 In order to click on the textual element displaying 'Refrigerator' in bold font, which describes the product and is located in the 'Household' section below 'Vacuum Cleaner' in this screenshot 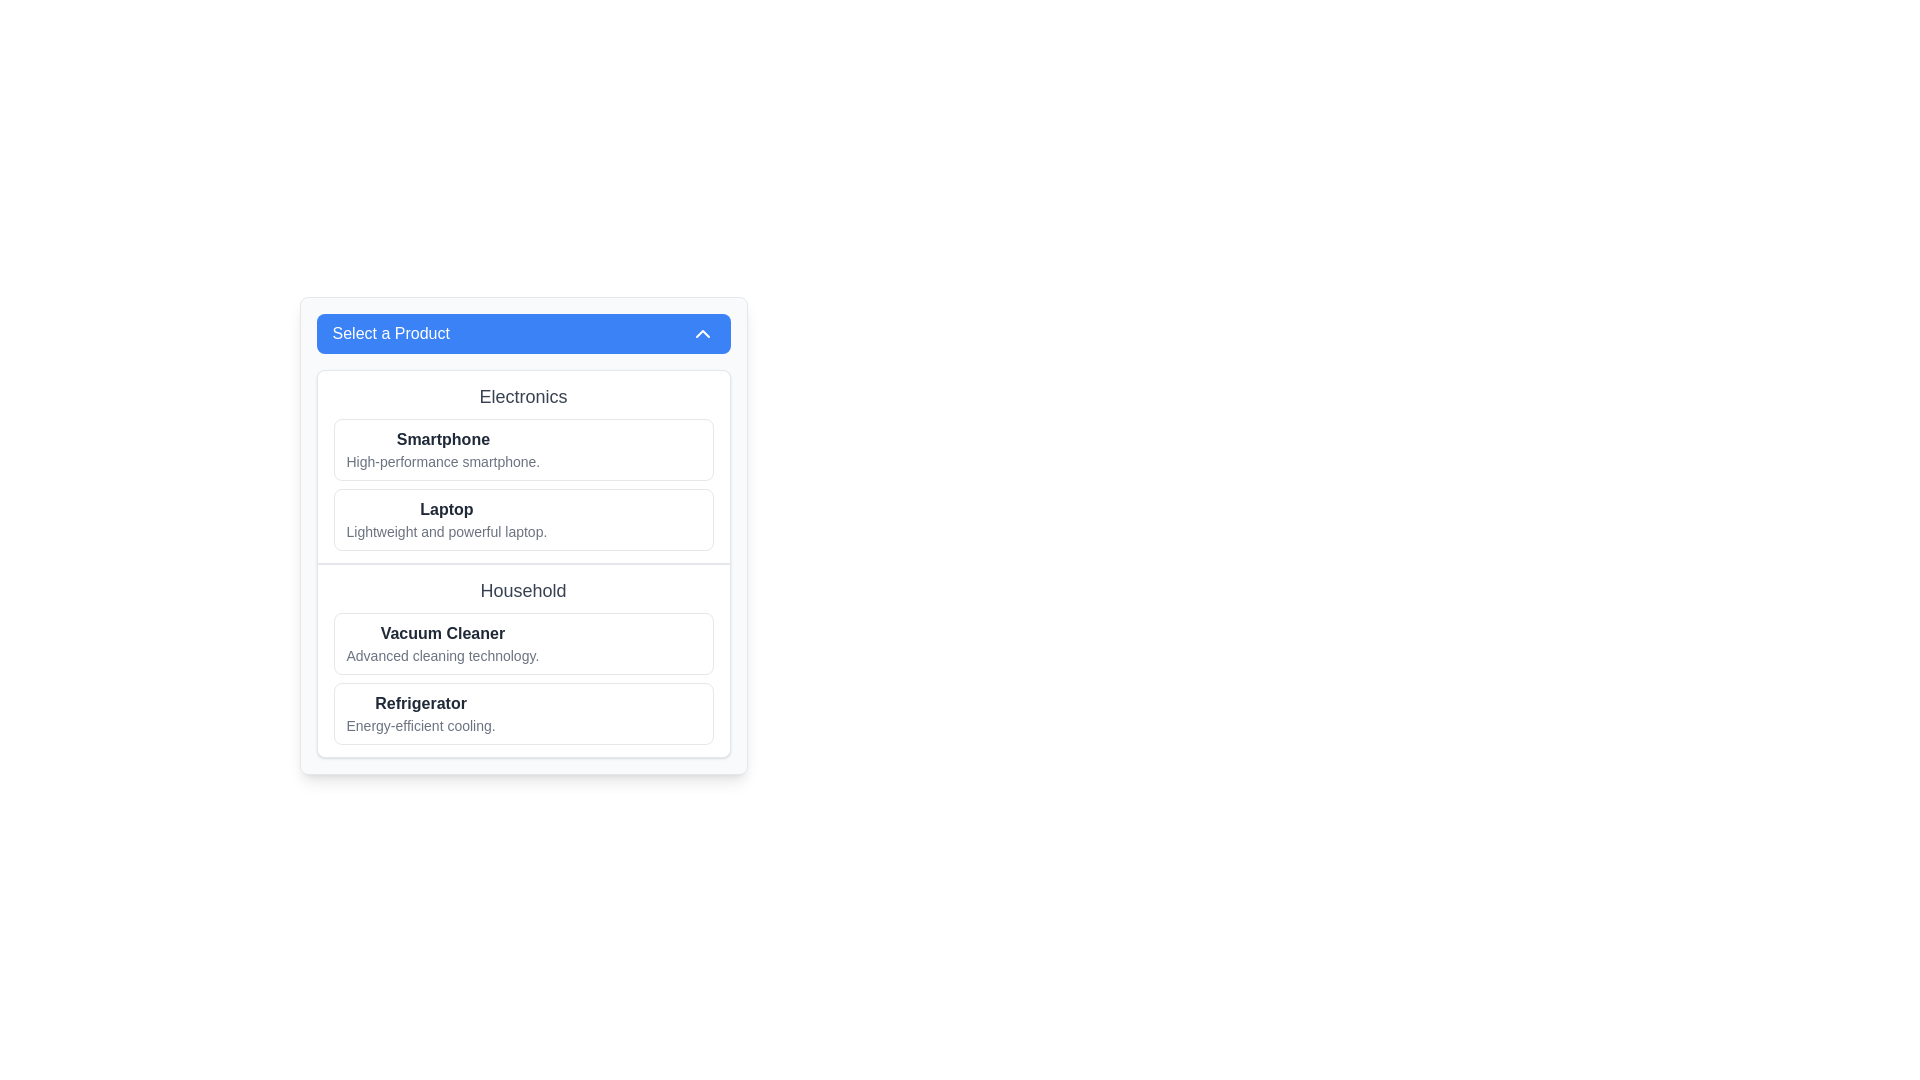, I will do `click(420, 712)`.